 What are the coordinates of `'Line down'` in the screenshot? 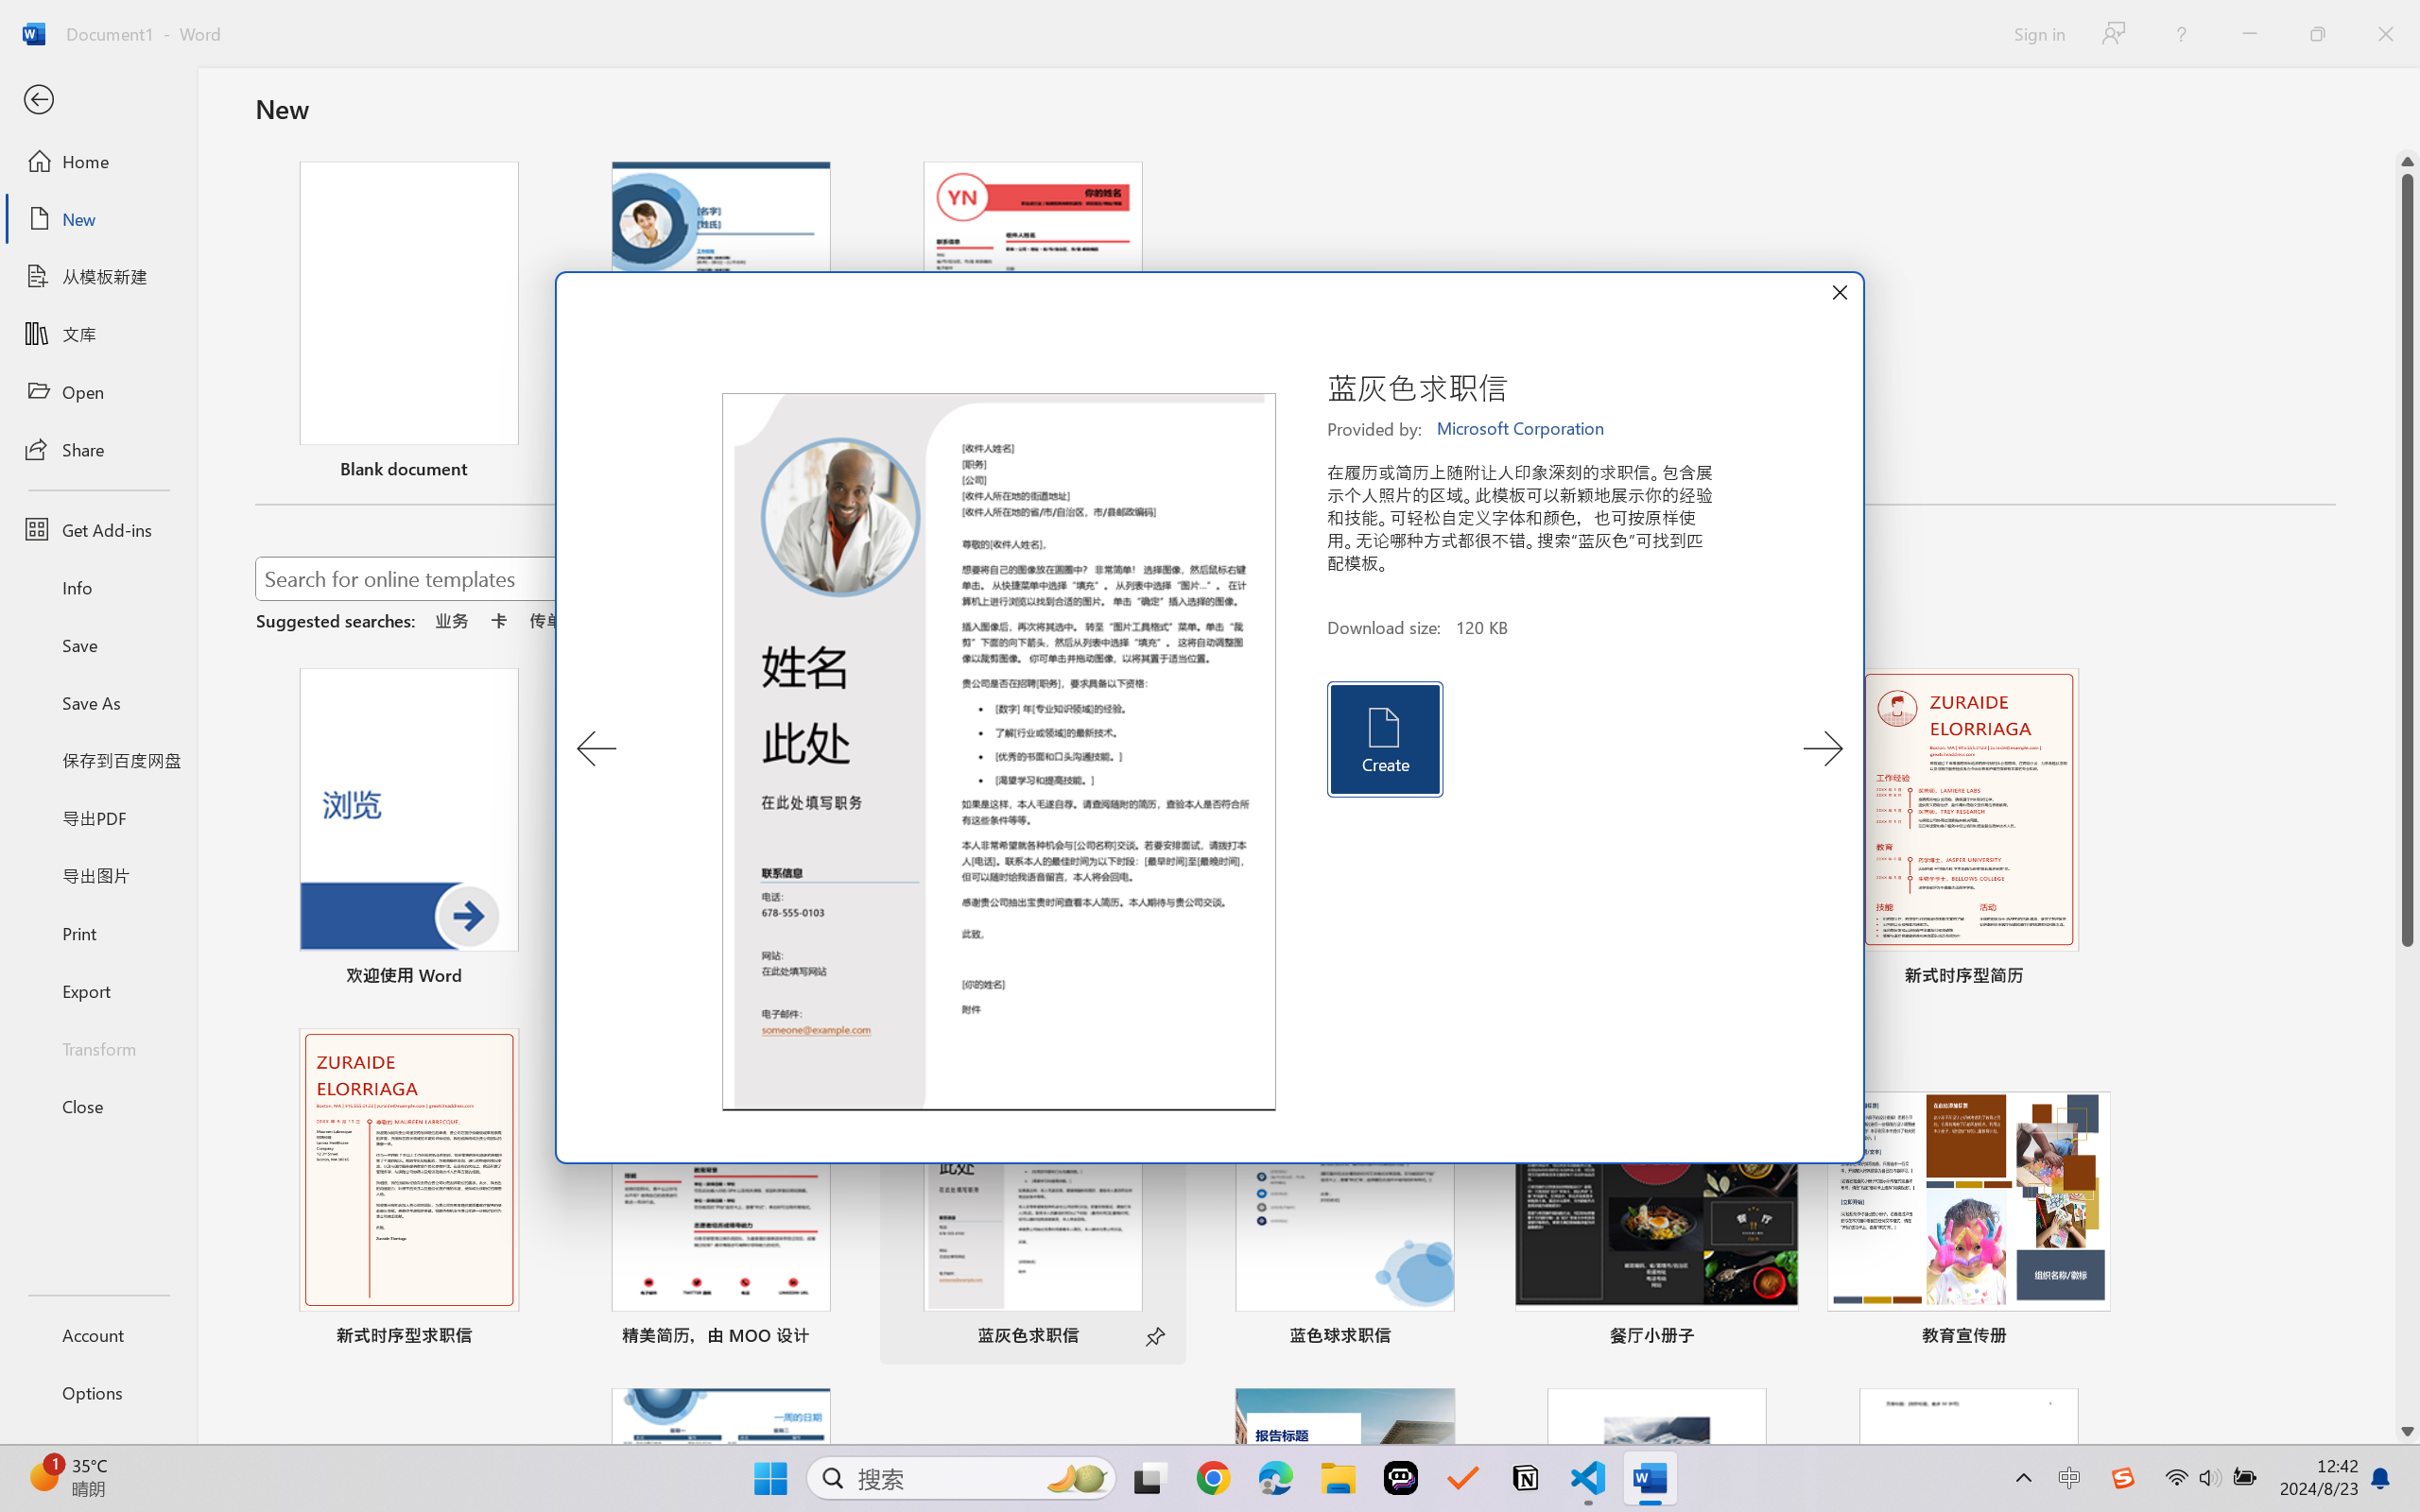 It's located at (2407, 1432).